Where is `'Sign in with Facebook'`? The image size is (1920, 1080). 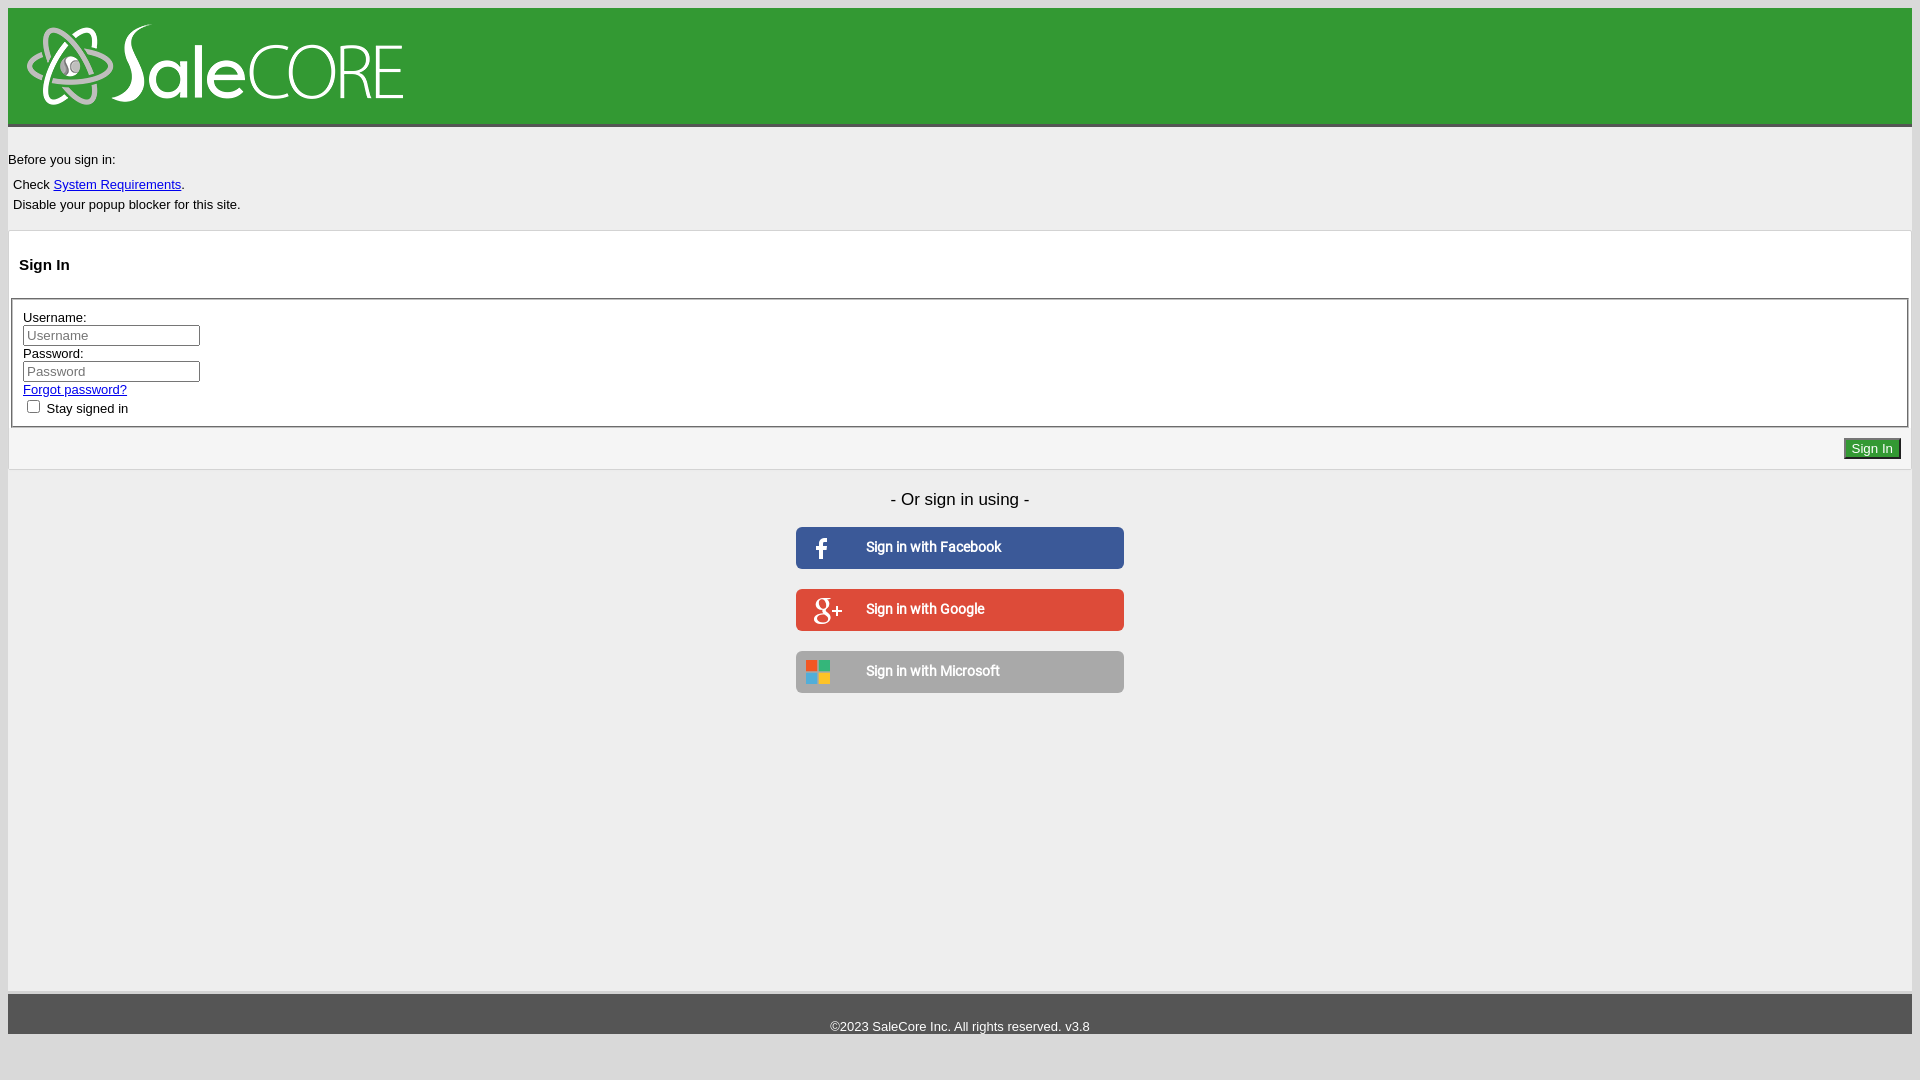 'Sign in with Facebook' is located at coordinates (960, 547).